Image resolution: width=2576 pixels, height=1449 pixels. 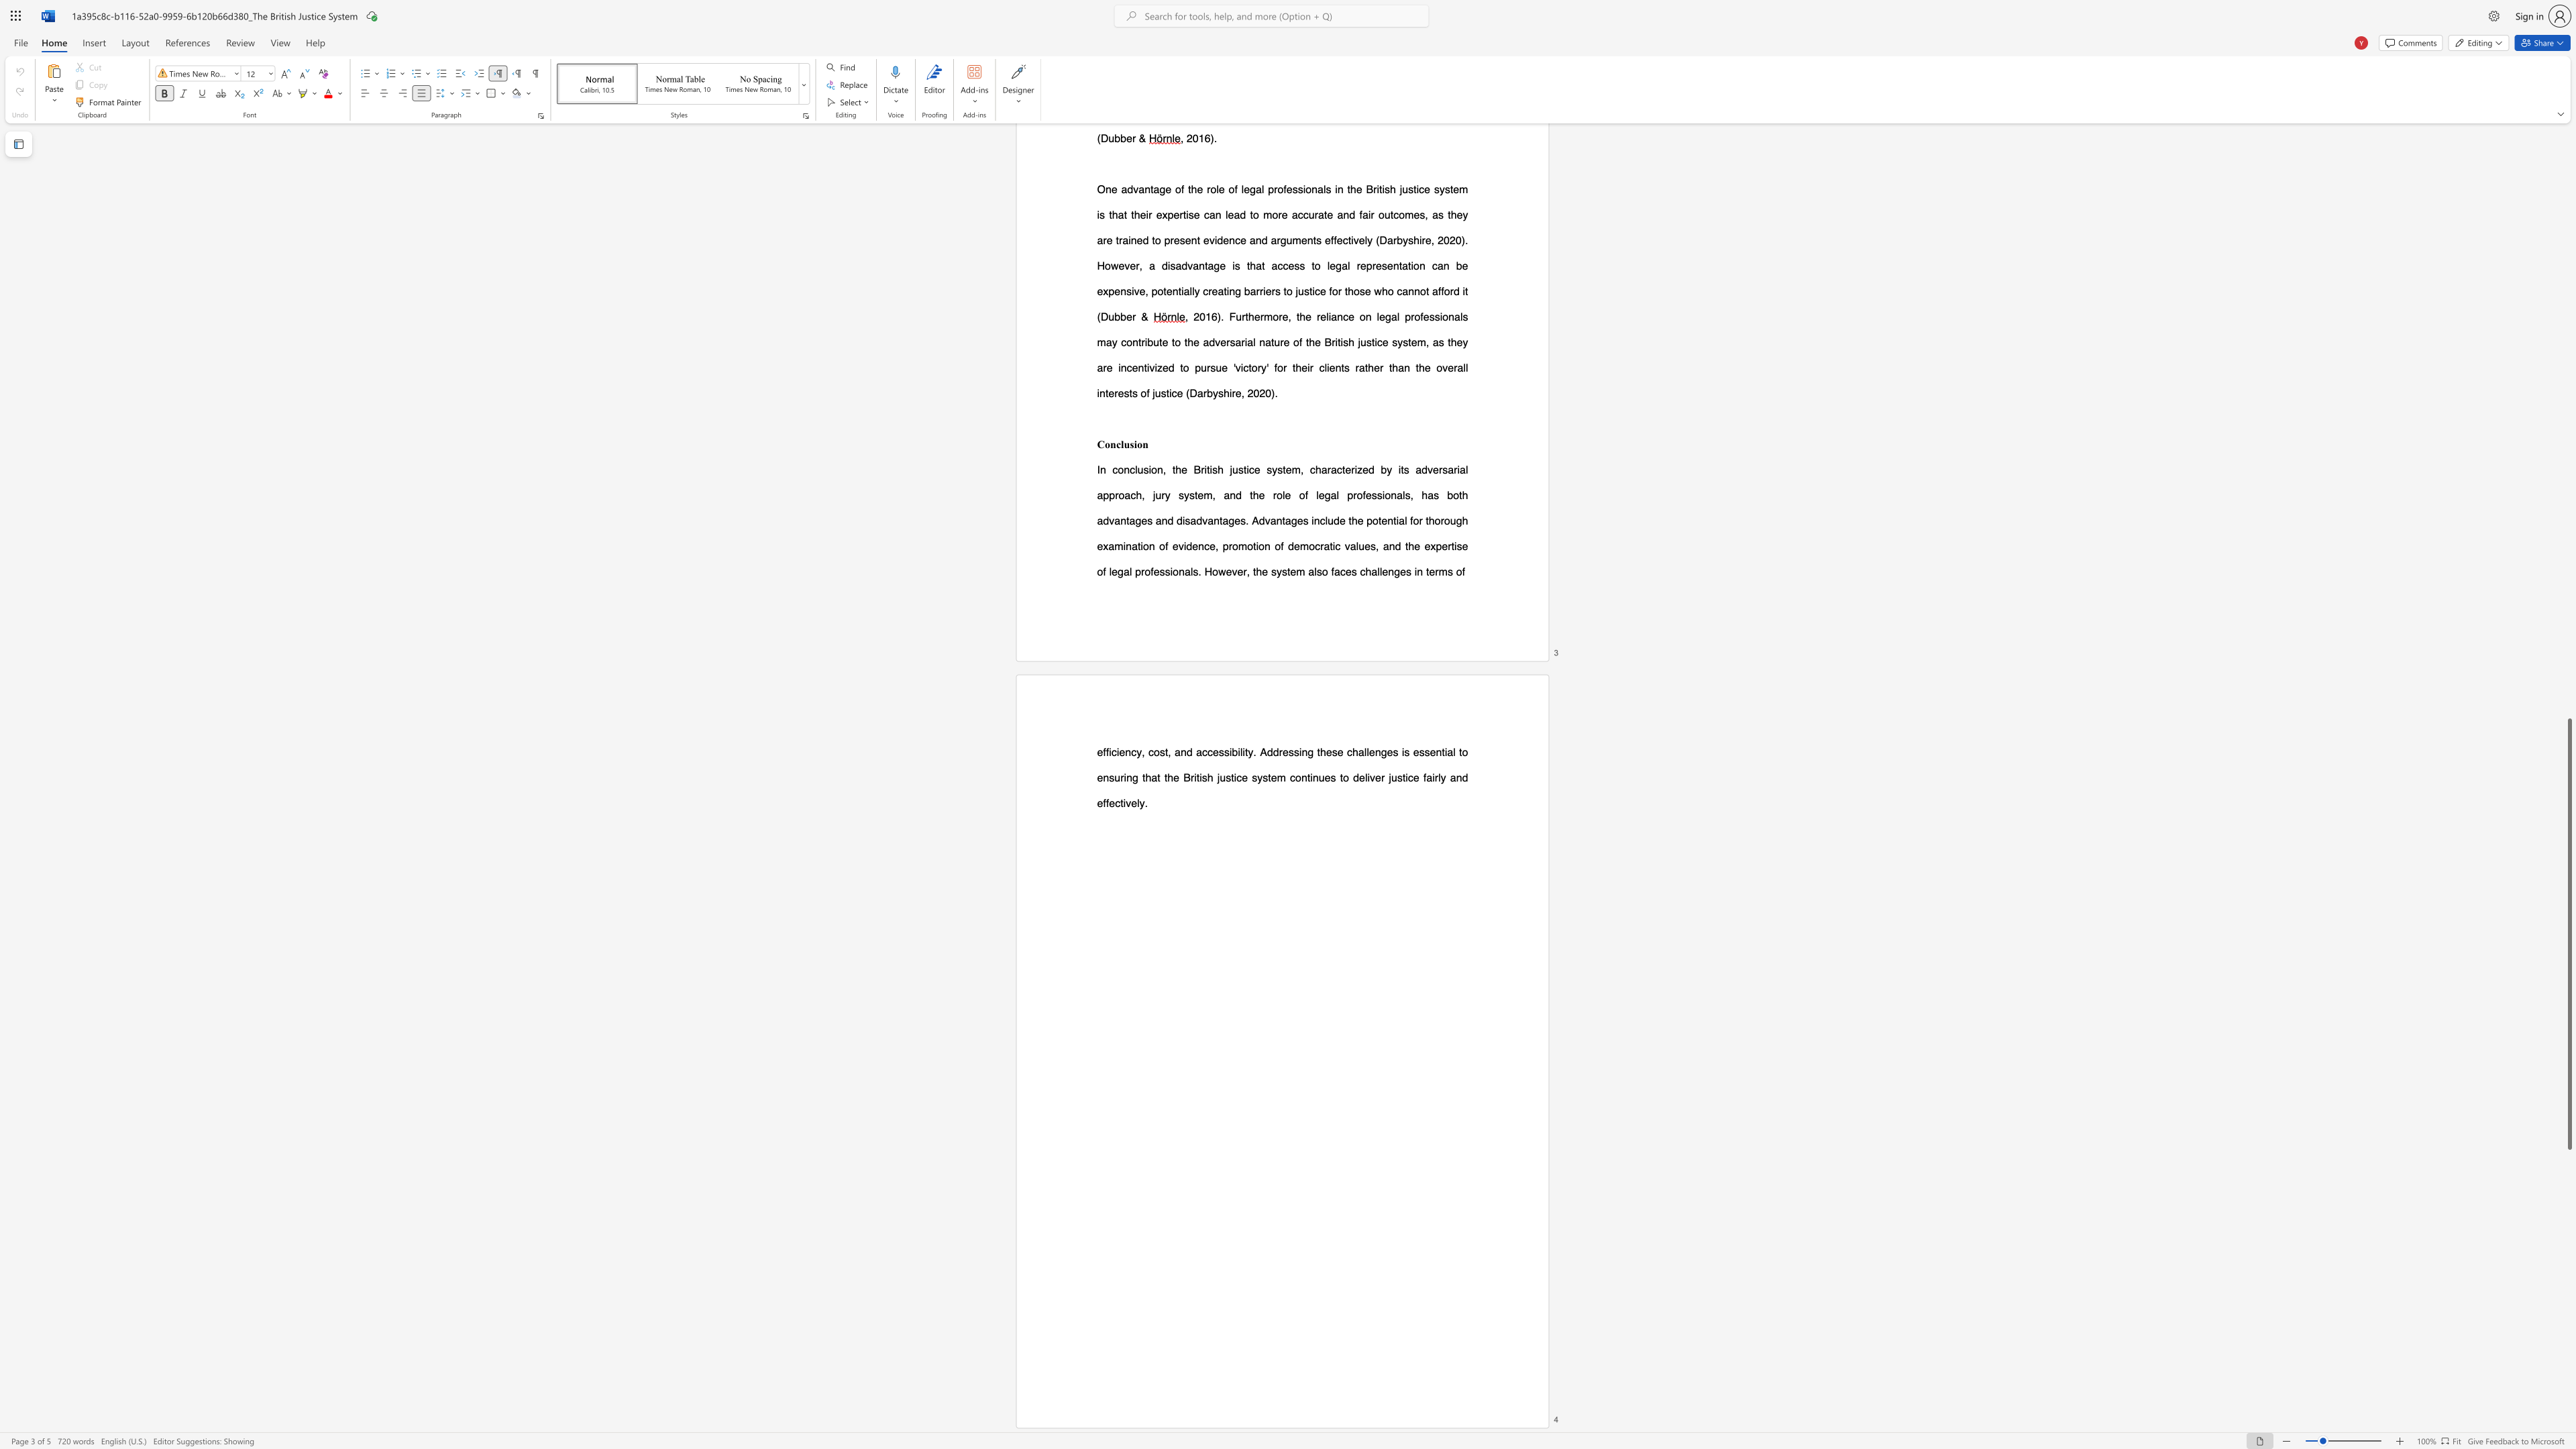 I want to click on the 3th character "h" in the text, so click(x=1146, y=776).